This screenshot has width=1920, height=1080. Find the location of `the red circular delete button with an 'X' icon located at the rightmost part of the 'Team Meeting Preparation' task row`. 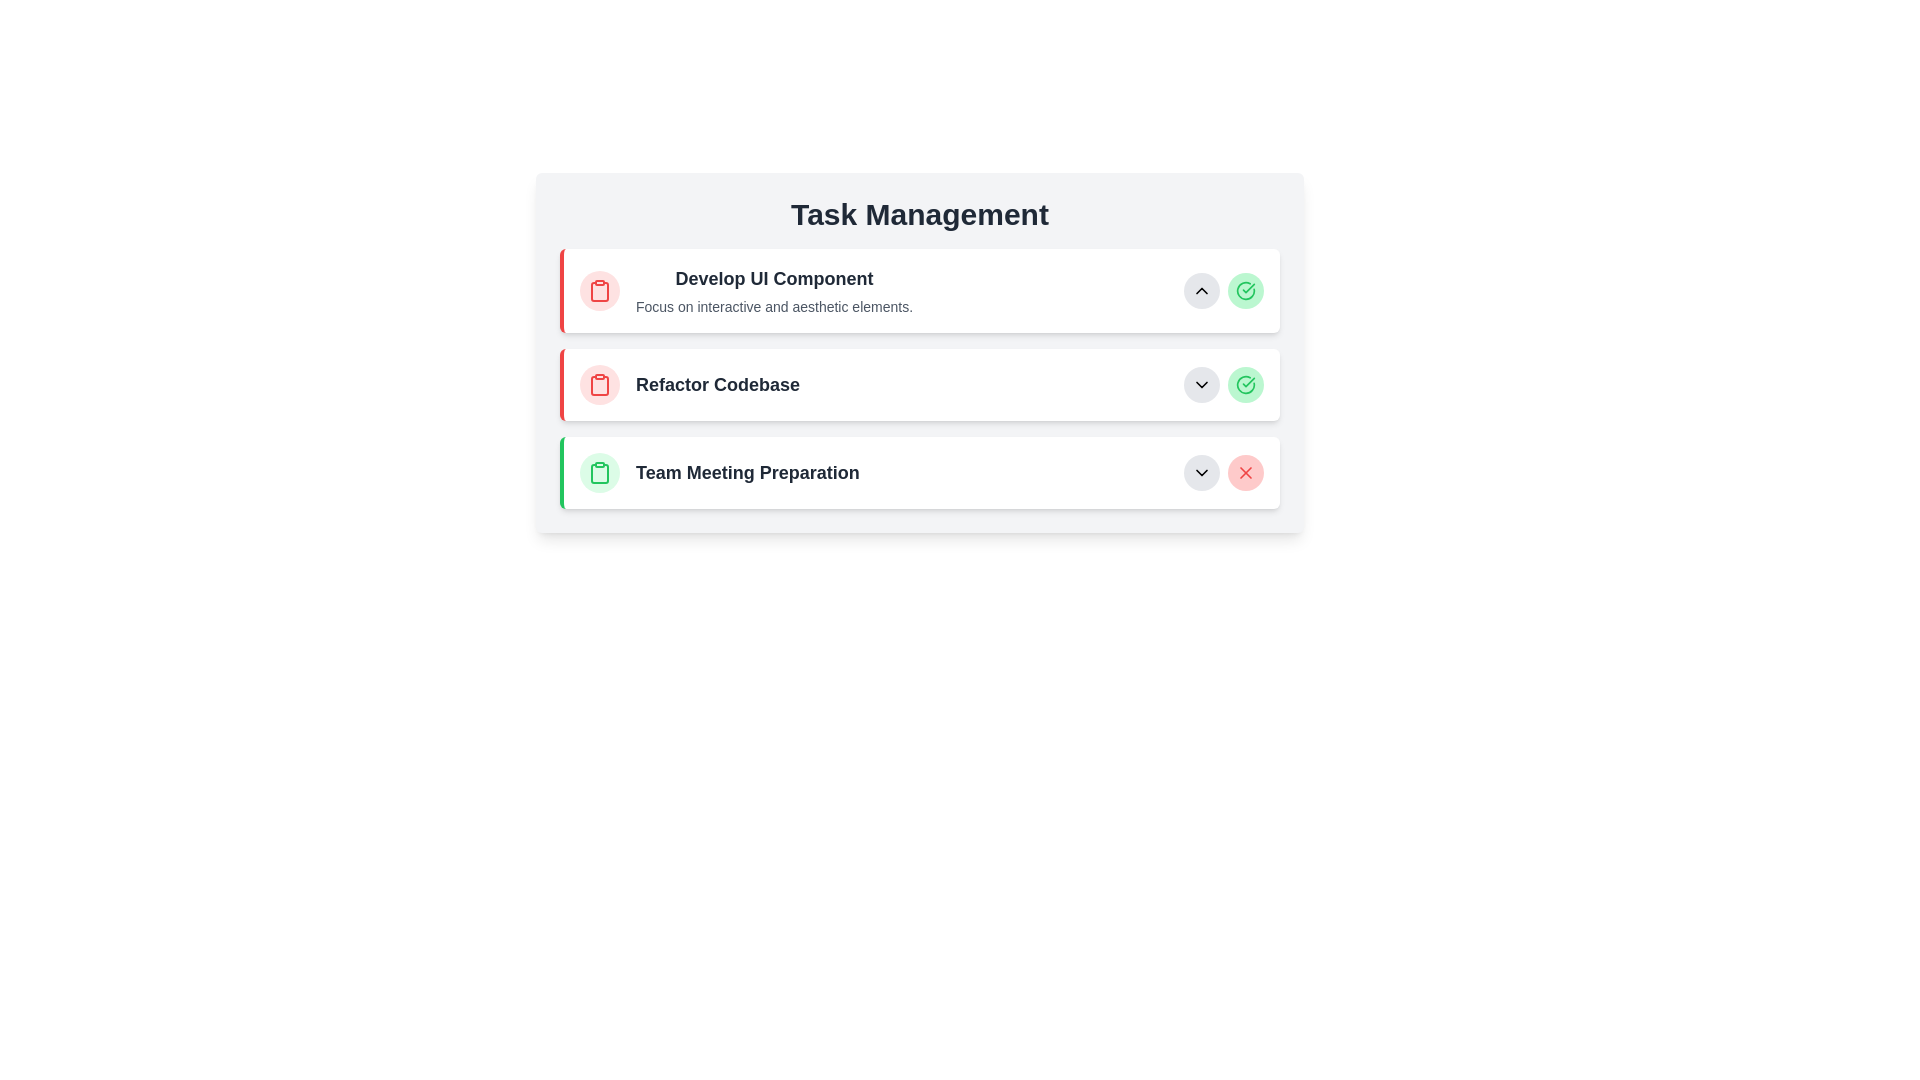

the red circular delete button with an 'X' icon located at the rightmost part of the 'Team Meeting Preparation' task row is located at coordinates (1223, 473).